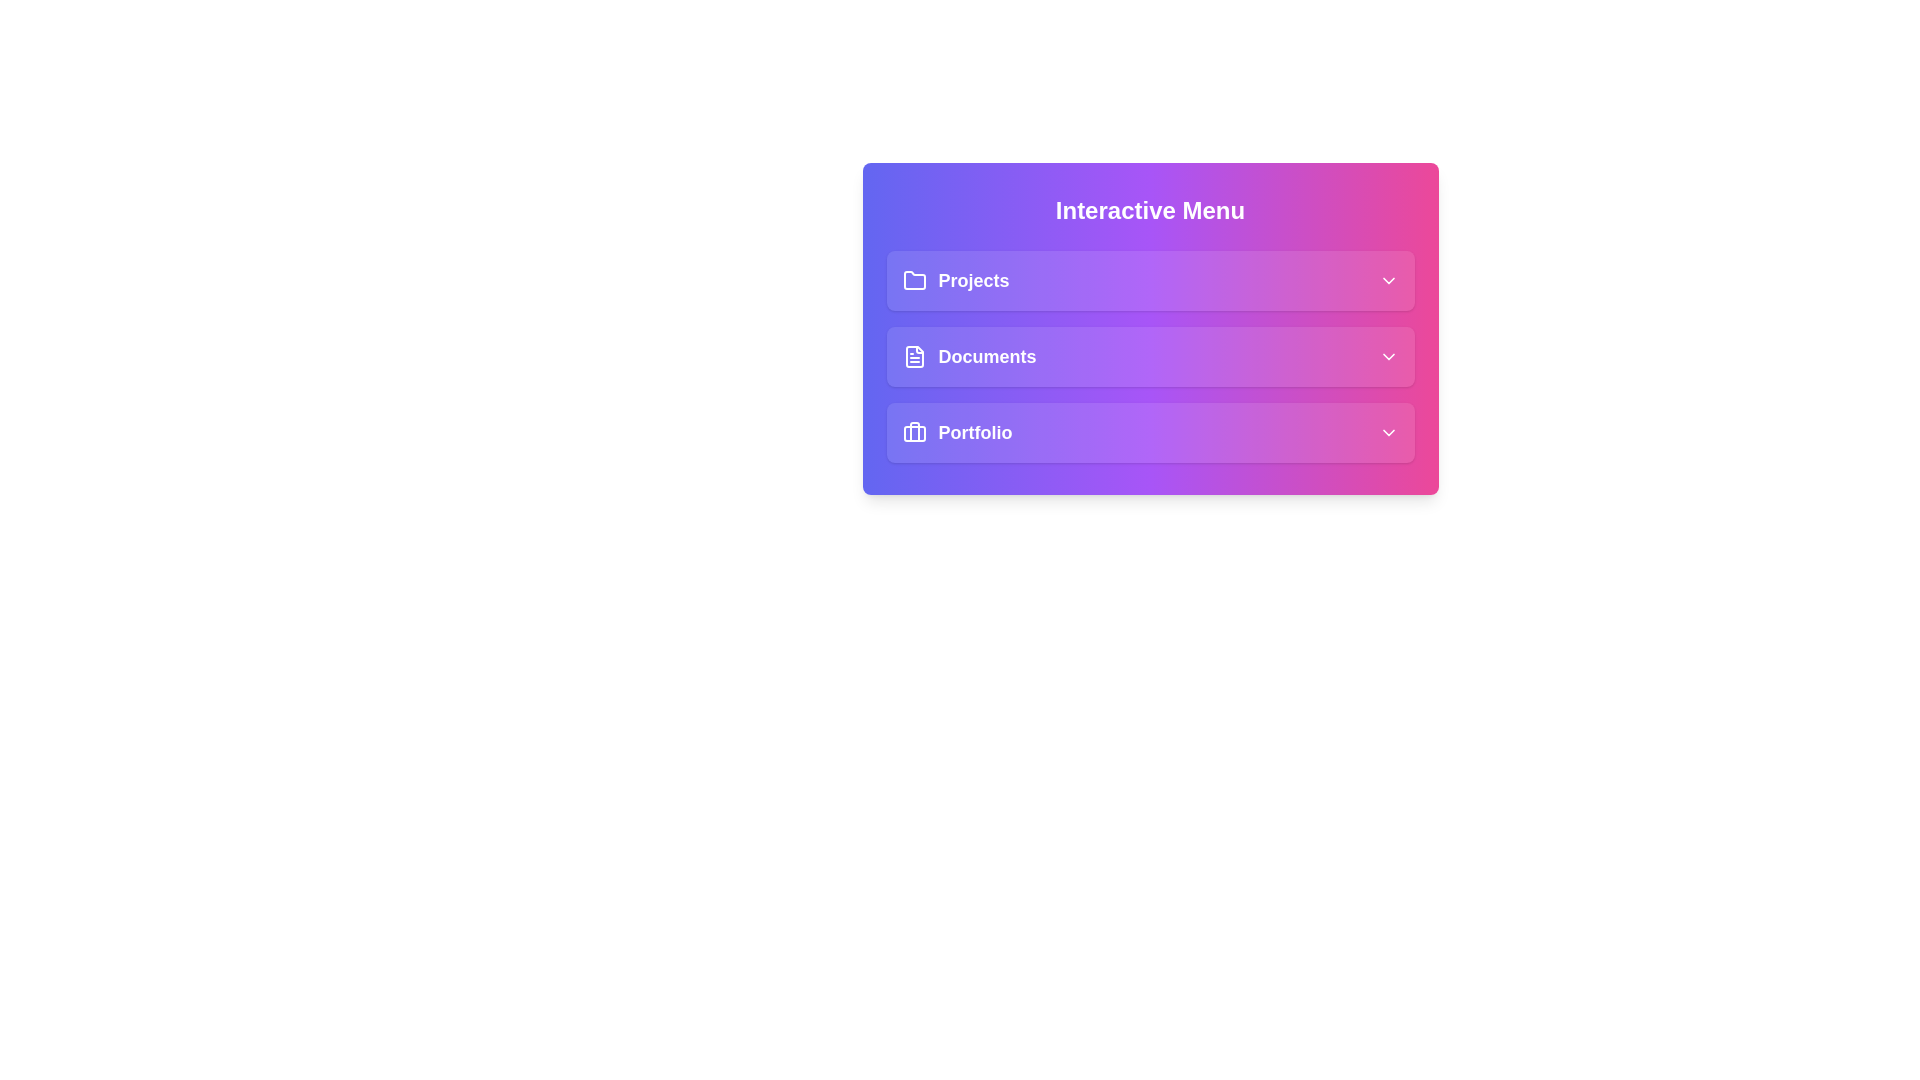 The height and width of the screenshot is (1080, 1920). What do you see at coordinates (956, 431) in the screenshot?
I see `the Menu item labeled 'Portfolio' which consists of a briefcase icon and white text against a gradient background` at bounding box center [956, 431].